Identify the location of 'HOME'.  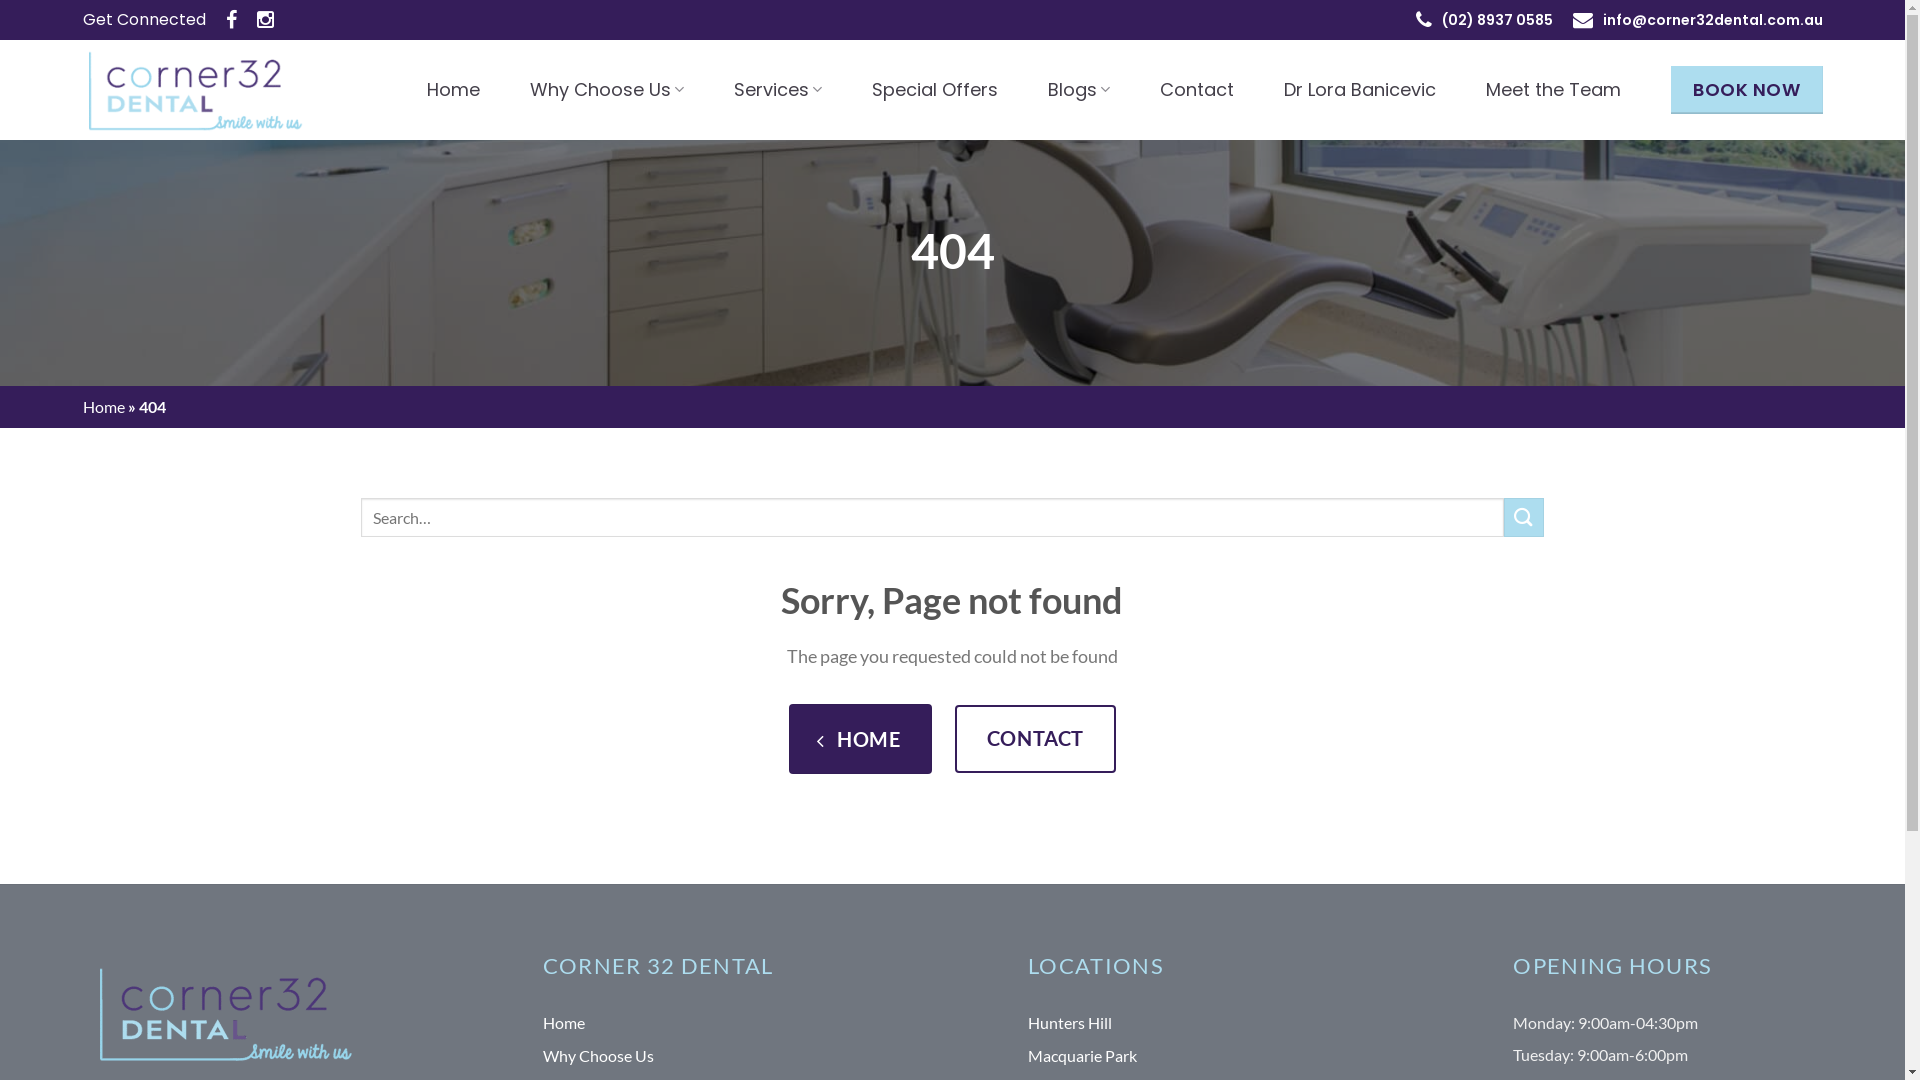
(860, 739).